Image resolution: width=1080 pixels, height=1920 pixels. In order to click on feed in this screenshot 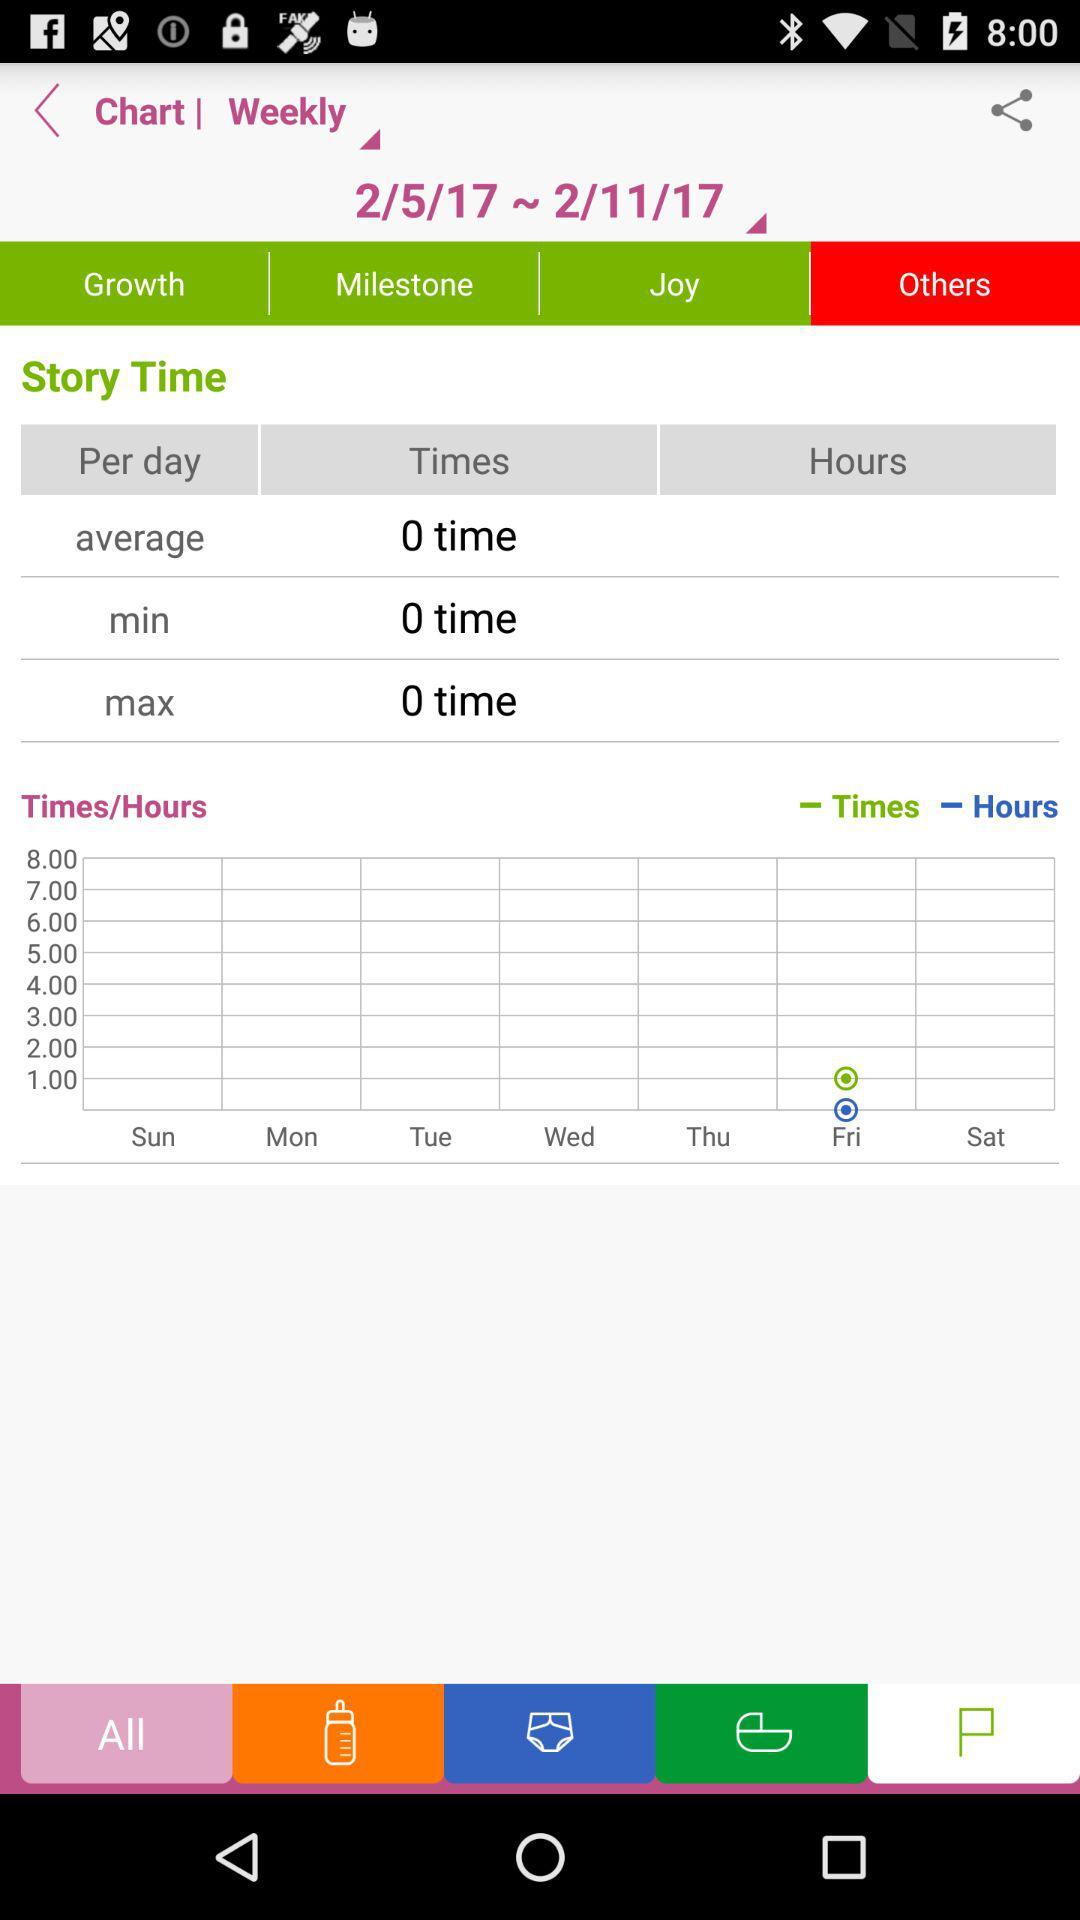, I will do `click(337, 1737)`.